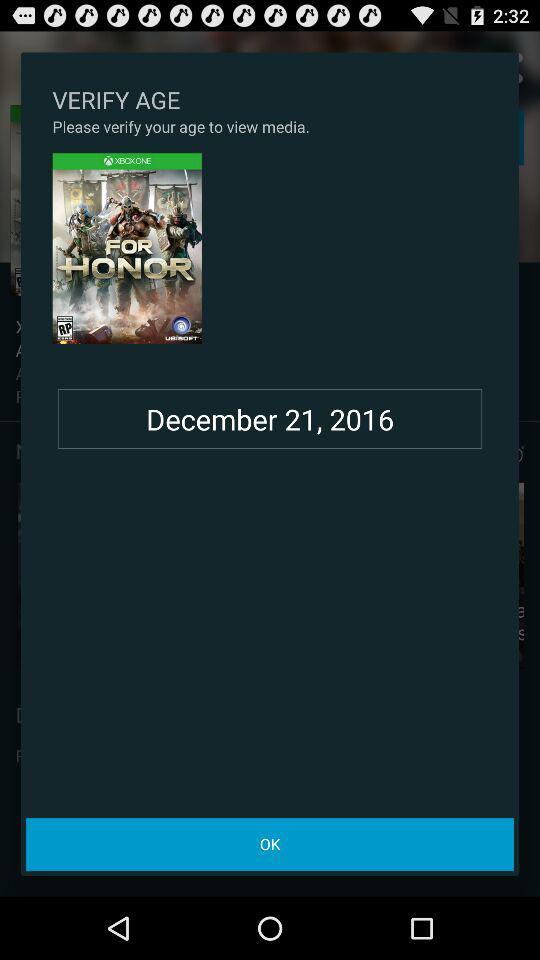 The width and height of the screenshot is (540, 960). What do you see at coordinates (270, 843) in the screenshot?
I see `the ok item` at bounding box center [270, 843].